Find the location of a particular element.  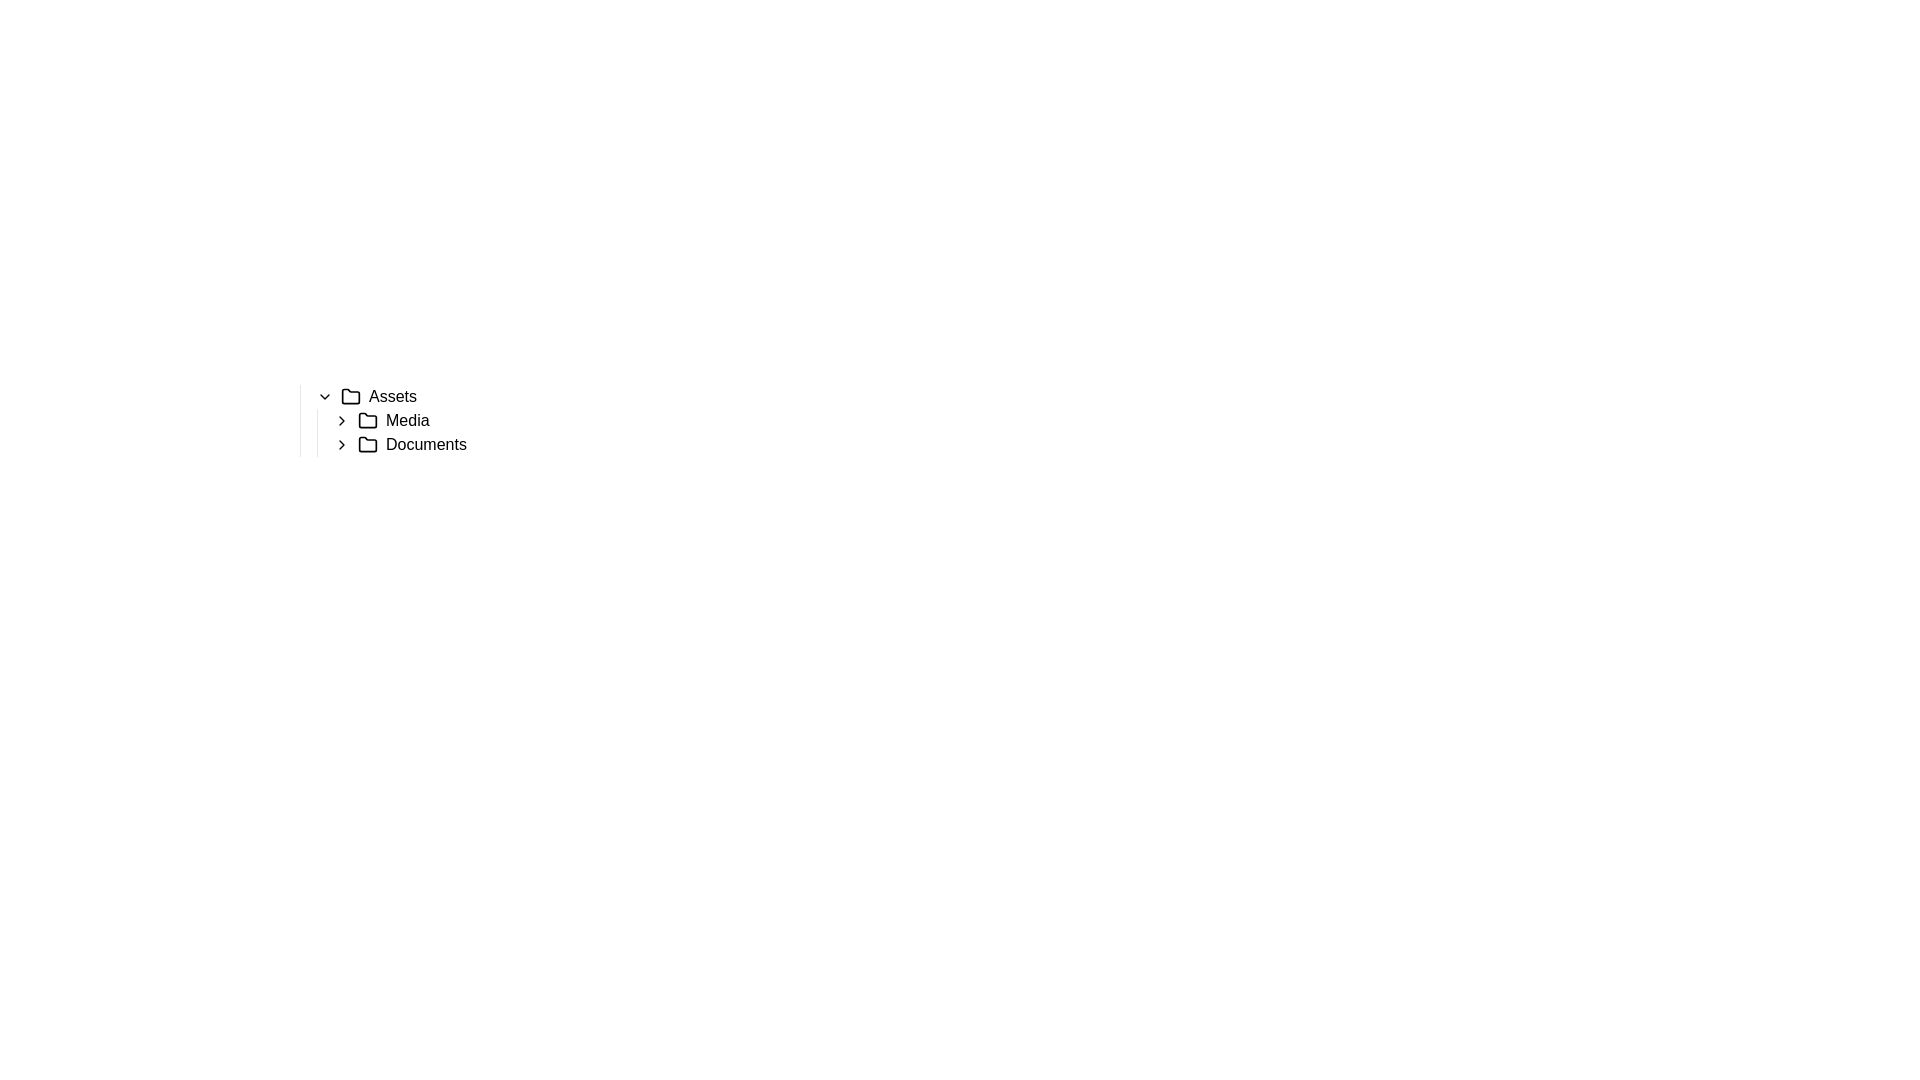

the 'Documents' folder icon, which is the third element in a horizontal navigation panel, located before the label 'Documents' is located at coordinates (368, 443).